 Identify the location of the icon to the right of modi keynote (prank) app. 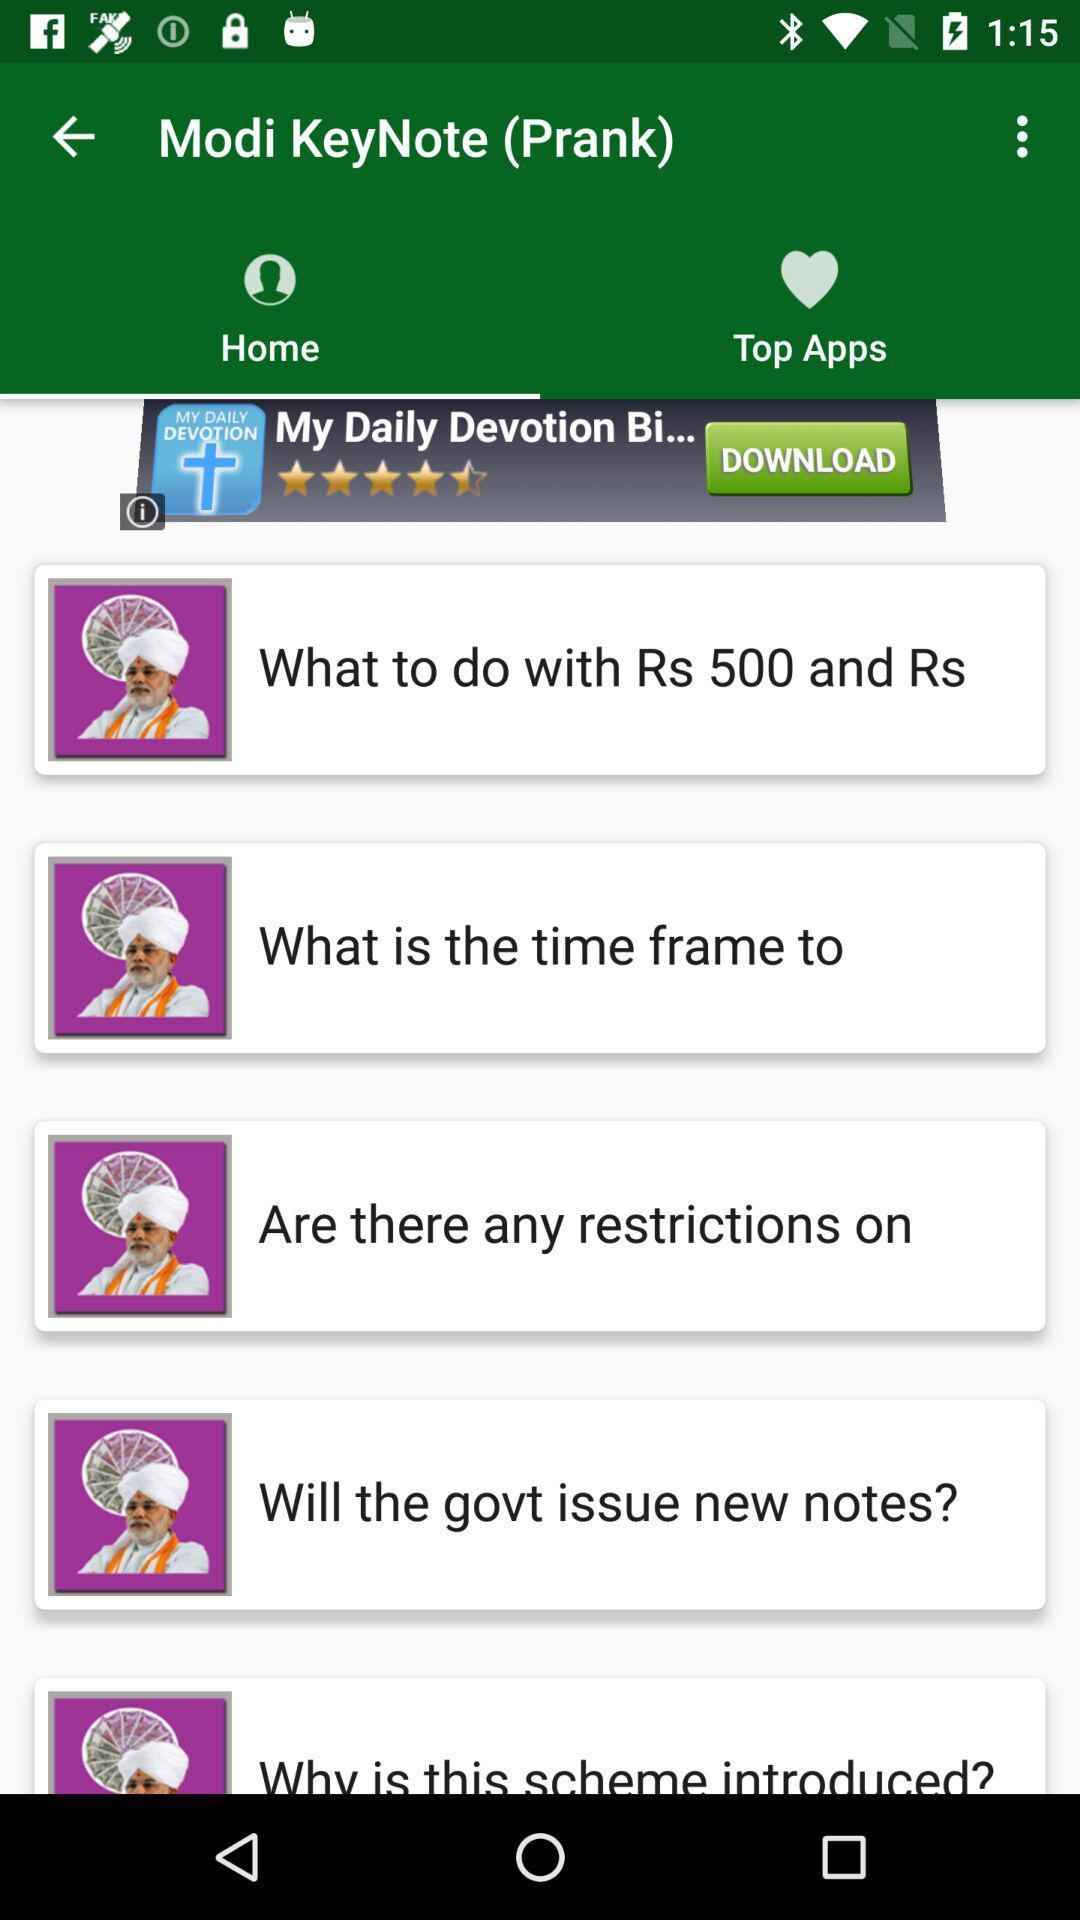
(1027, 135).